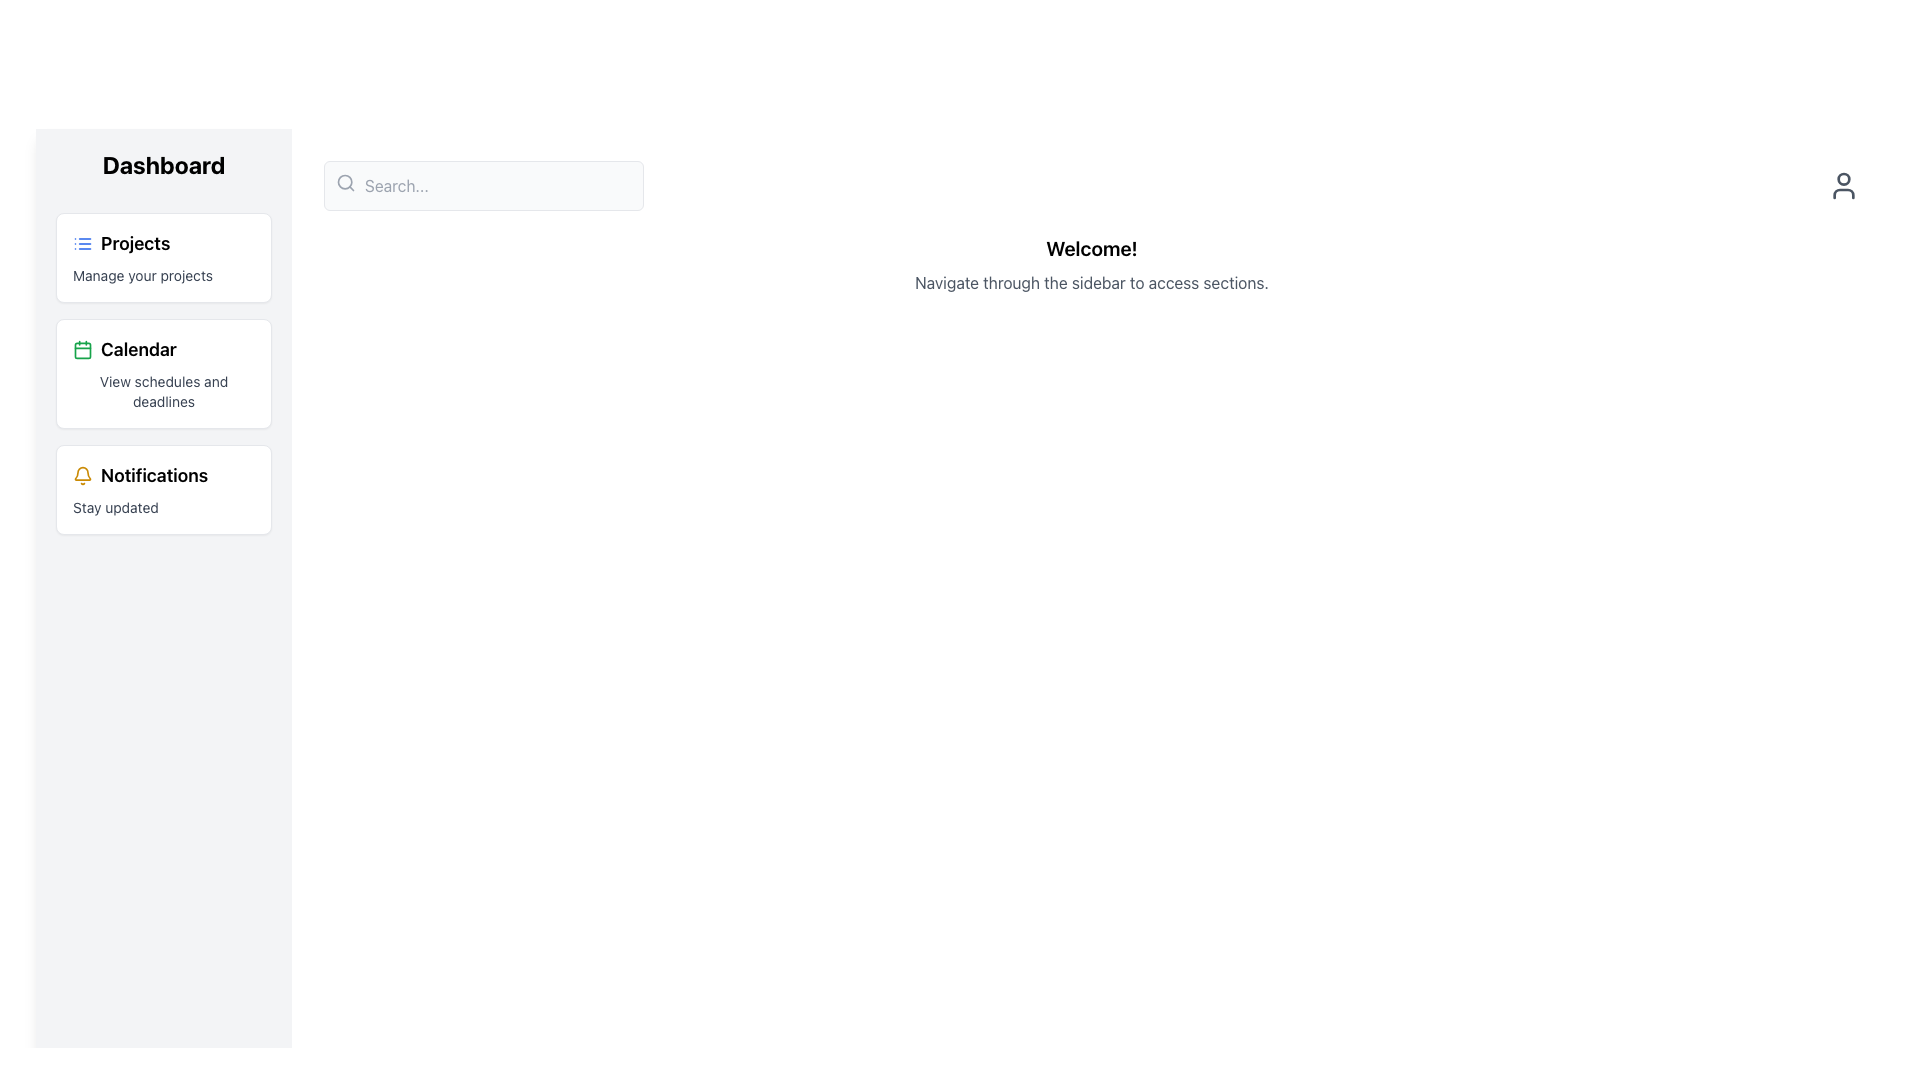  What do you see at coordinates (139, 475) in the screenshot?
I see `the 'Notifications' label with a bell icon located in the third card of the left sidebar, below 'Projects' and 'Calendar'` at bounding box center [139, 475].